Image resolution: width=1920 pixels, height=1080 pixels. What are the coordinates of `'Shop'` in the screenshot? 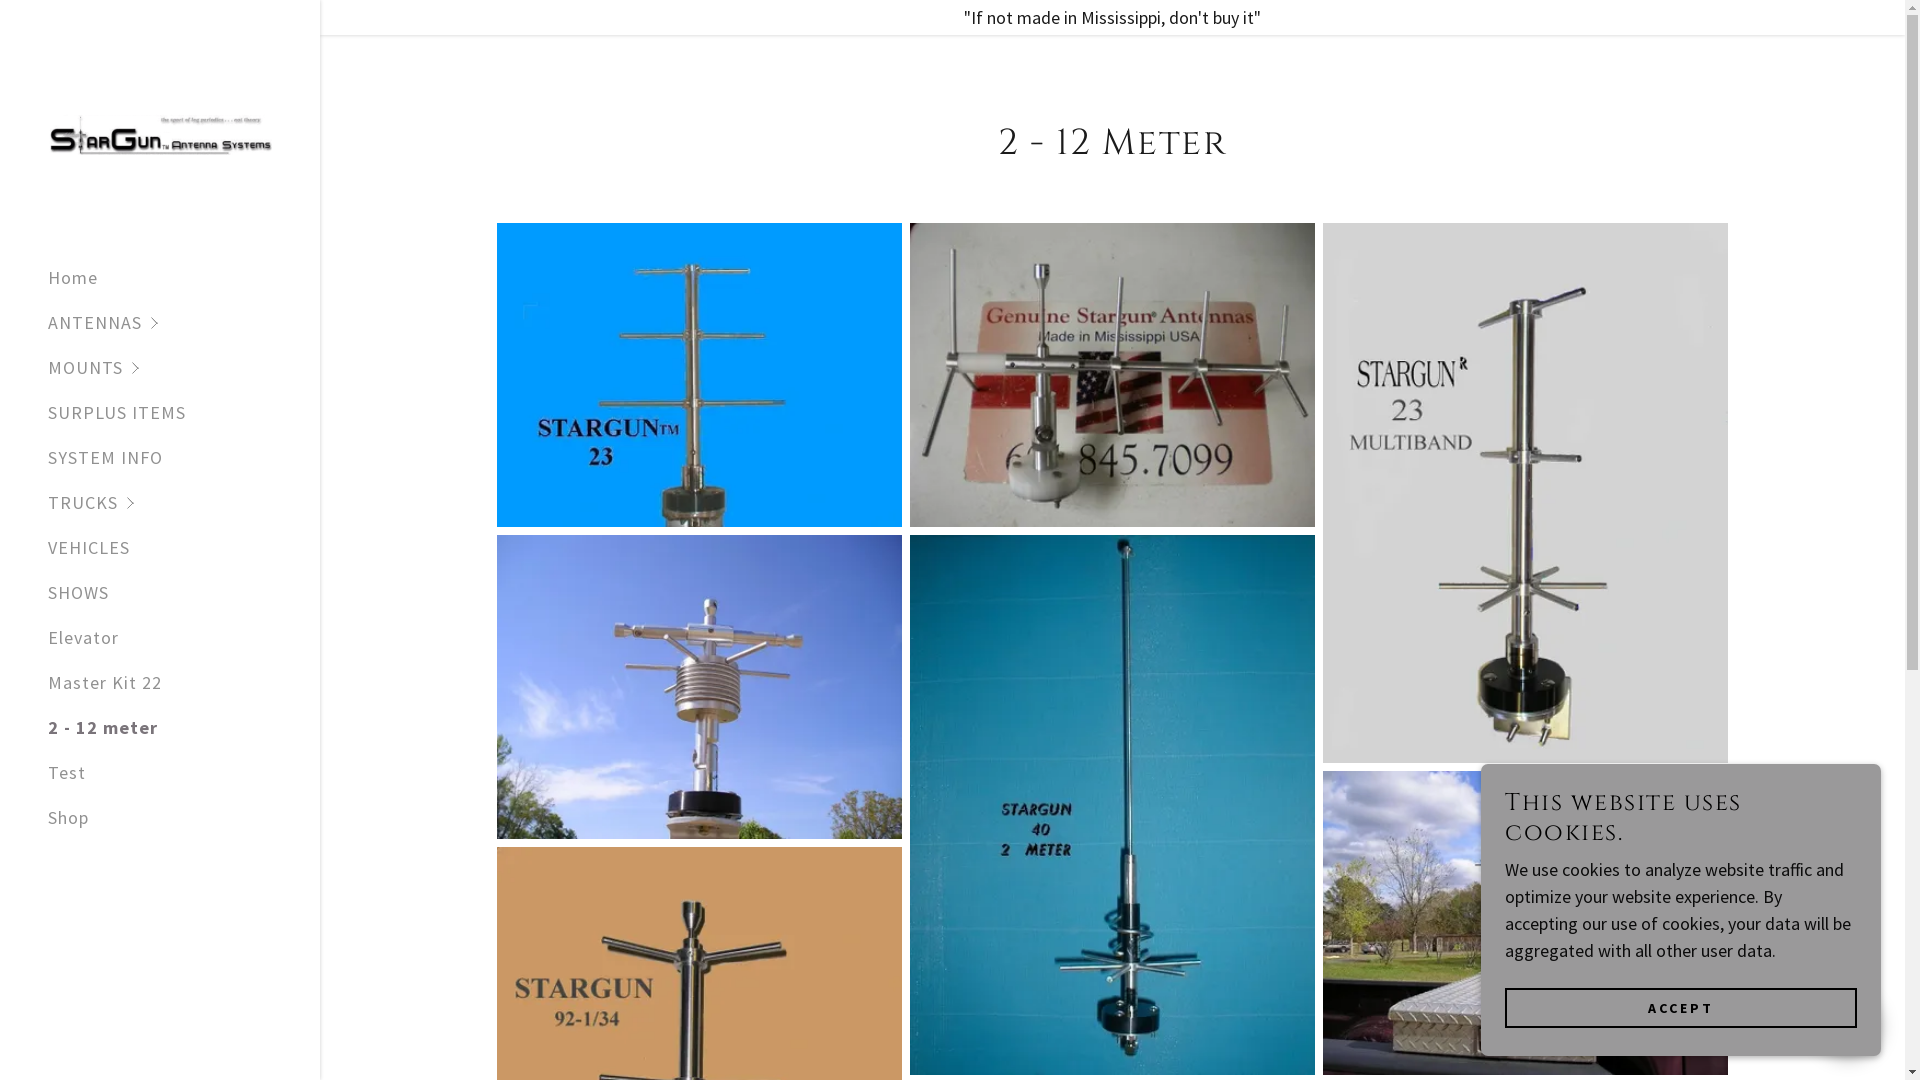 It's located at (68, 817).